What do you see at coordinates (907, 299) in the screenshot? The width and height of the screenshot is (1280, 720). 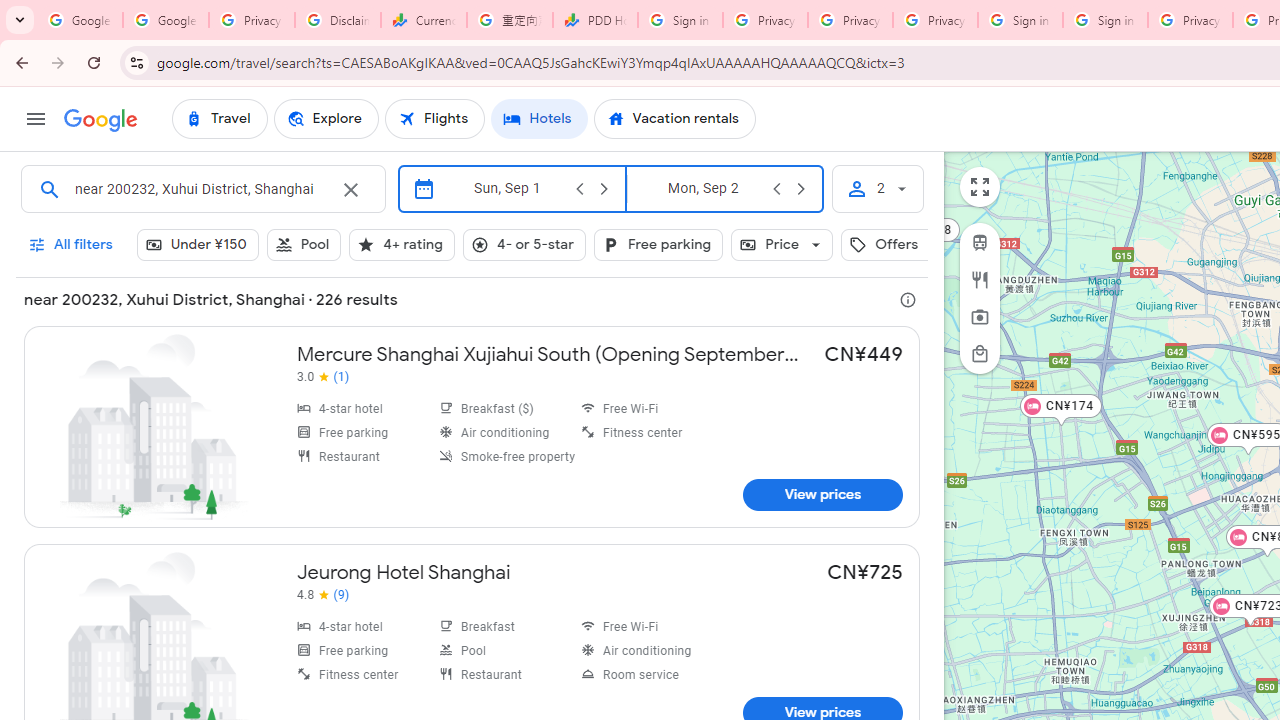 I see `'Learn more about these results'` at bounding box center [907, 299].